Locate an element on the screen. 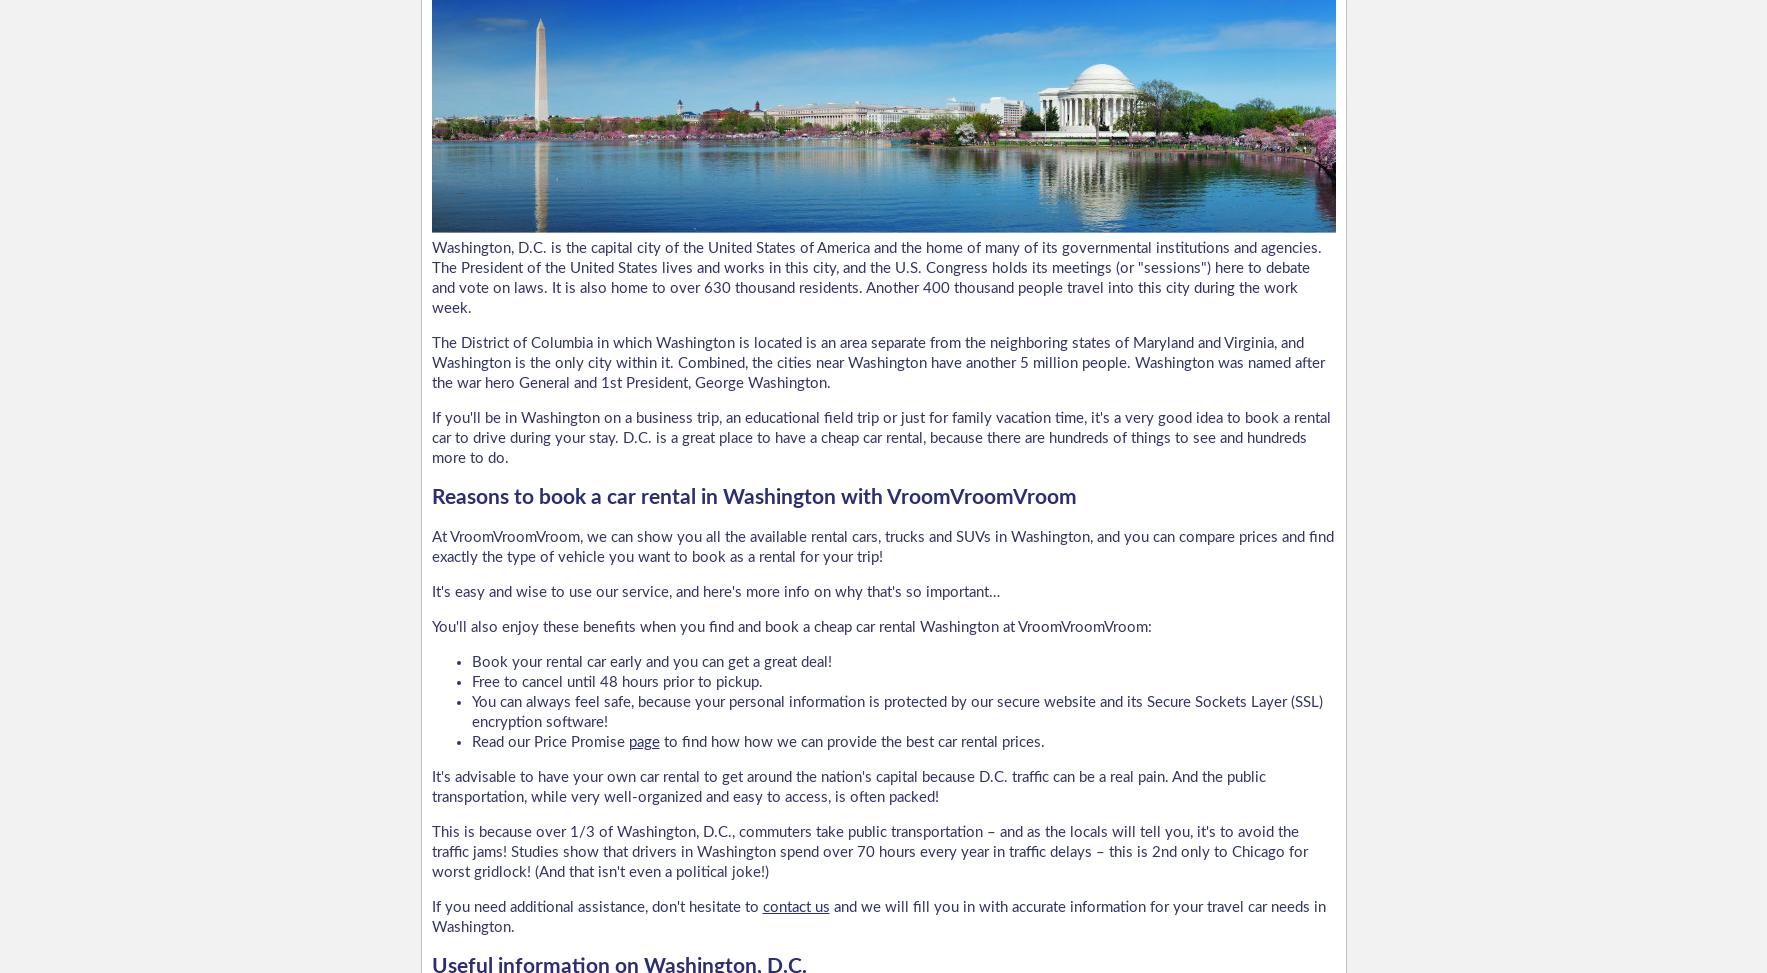 The image size is (1767, 973). 'This is because over 1/3 of Washington, D.C., commuters take public transportation – and as the locals will tell you, it's to avoid the traffic jams! Studies show that drivers in Washington spend over 70 hours every year in traffic delays – this is 2nd only to Chicago for worst gridlock! (And that isn't even a political joke!)' is located at coordinates (430, 851).